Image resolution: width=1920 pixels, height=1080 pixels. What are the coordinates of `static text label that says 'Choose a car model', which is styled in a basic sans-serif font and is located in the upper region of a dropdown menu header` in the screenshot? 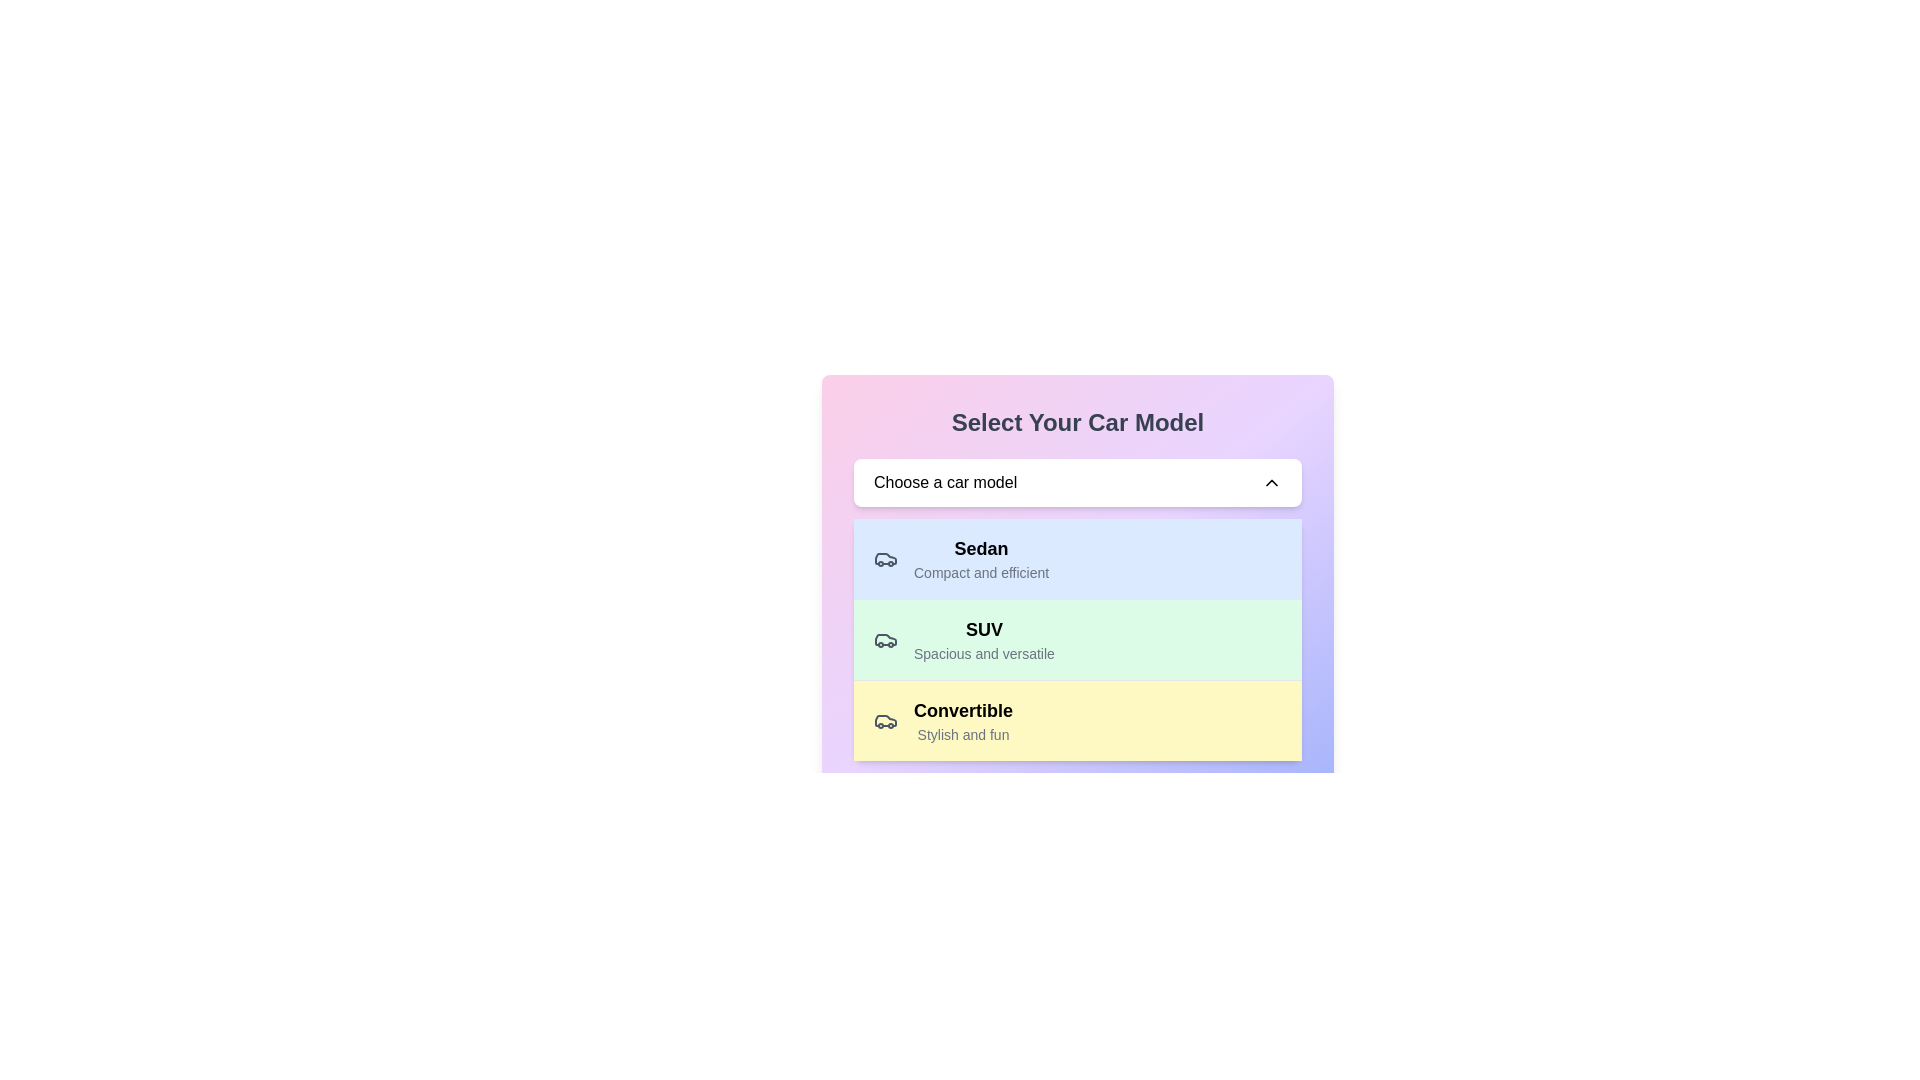 It's located at (944, 482).